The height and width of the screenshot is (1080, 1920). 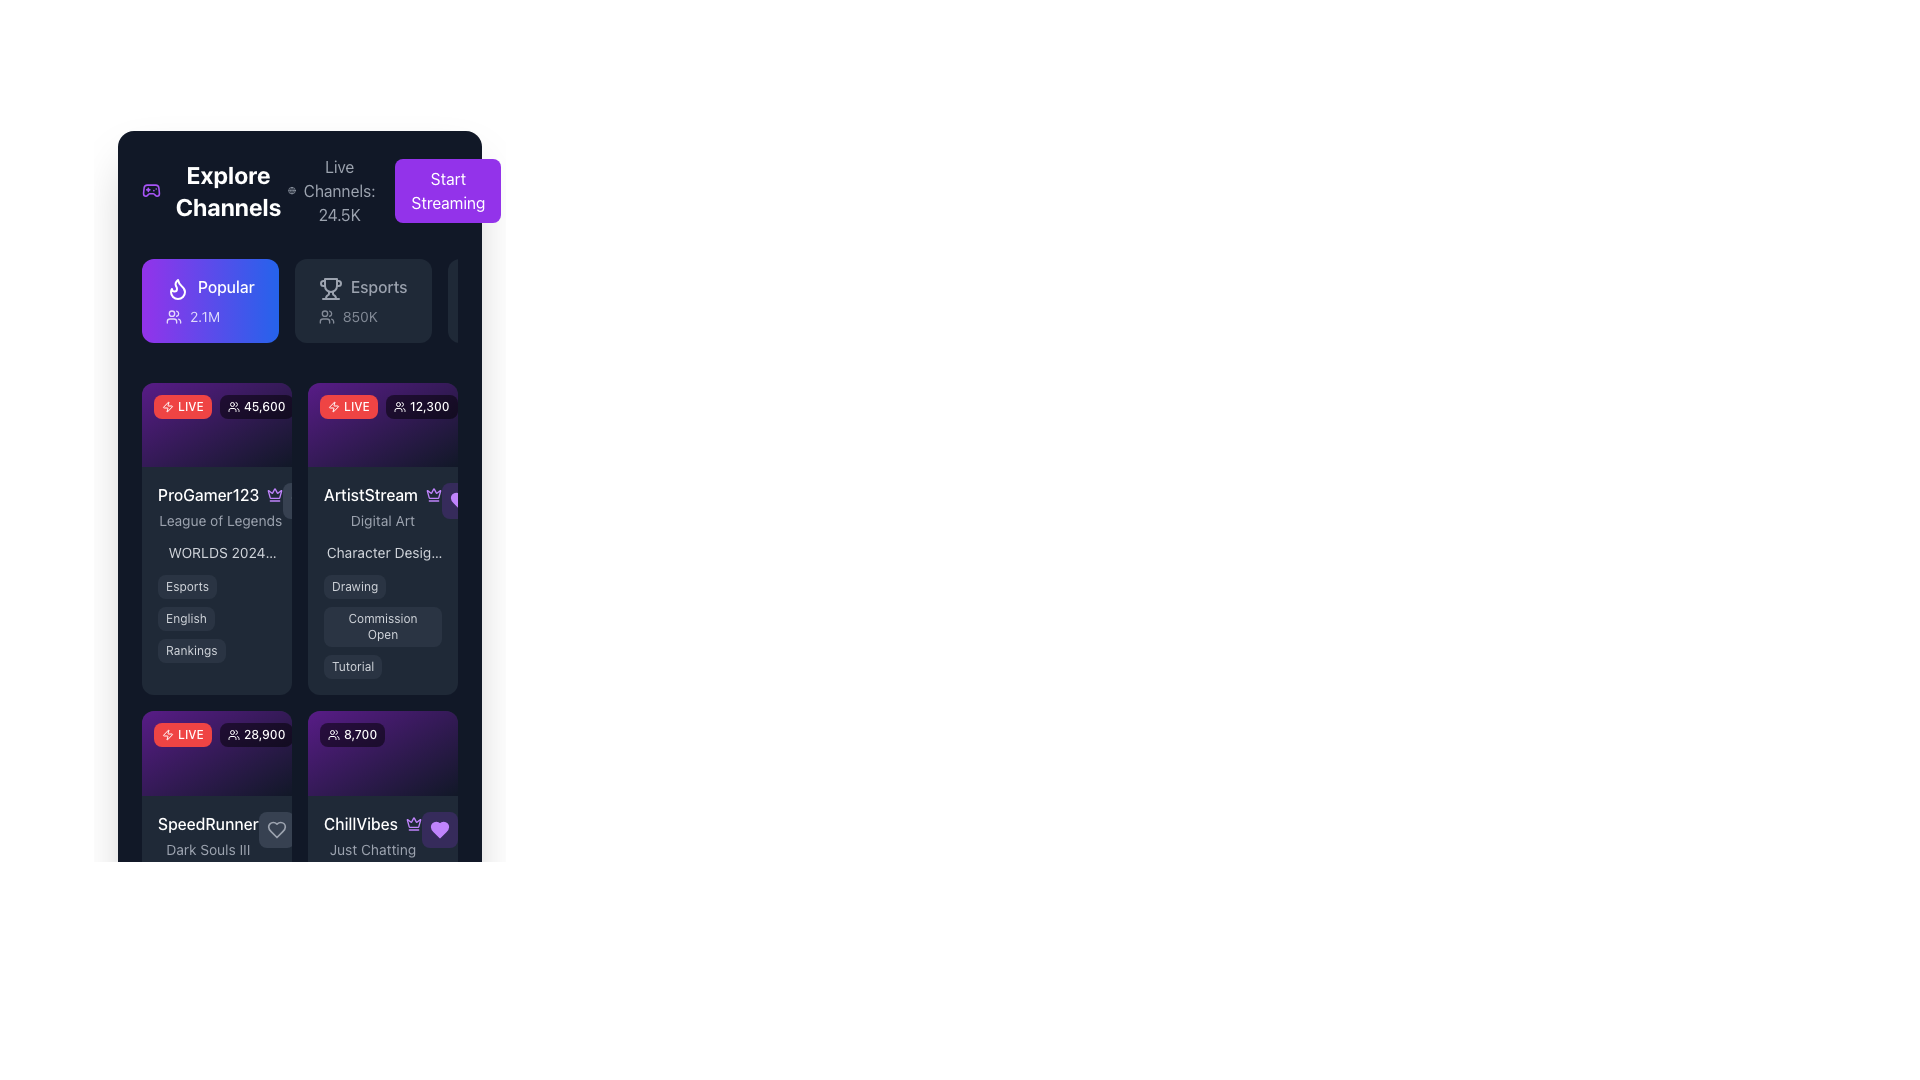 What do you see at coordinates (326, 315) in the screenshot?
I see `the user metrics icon representing the number of viewers in the 'Esports' category, located in the second position among the two category boxes to the right of the 'Popular' section` at bounding box center [326, 315].